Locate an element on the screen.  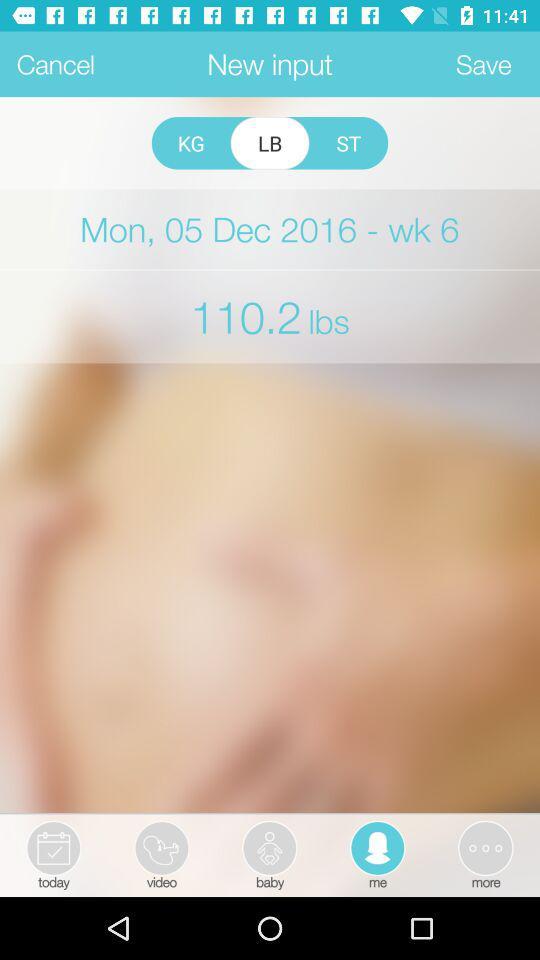
st is located at coordinates (347, 142).